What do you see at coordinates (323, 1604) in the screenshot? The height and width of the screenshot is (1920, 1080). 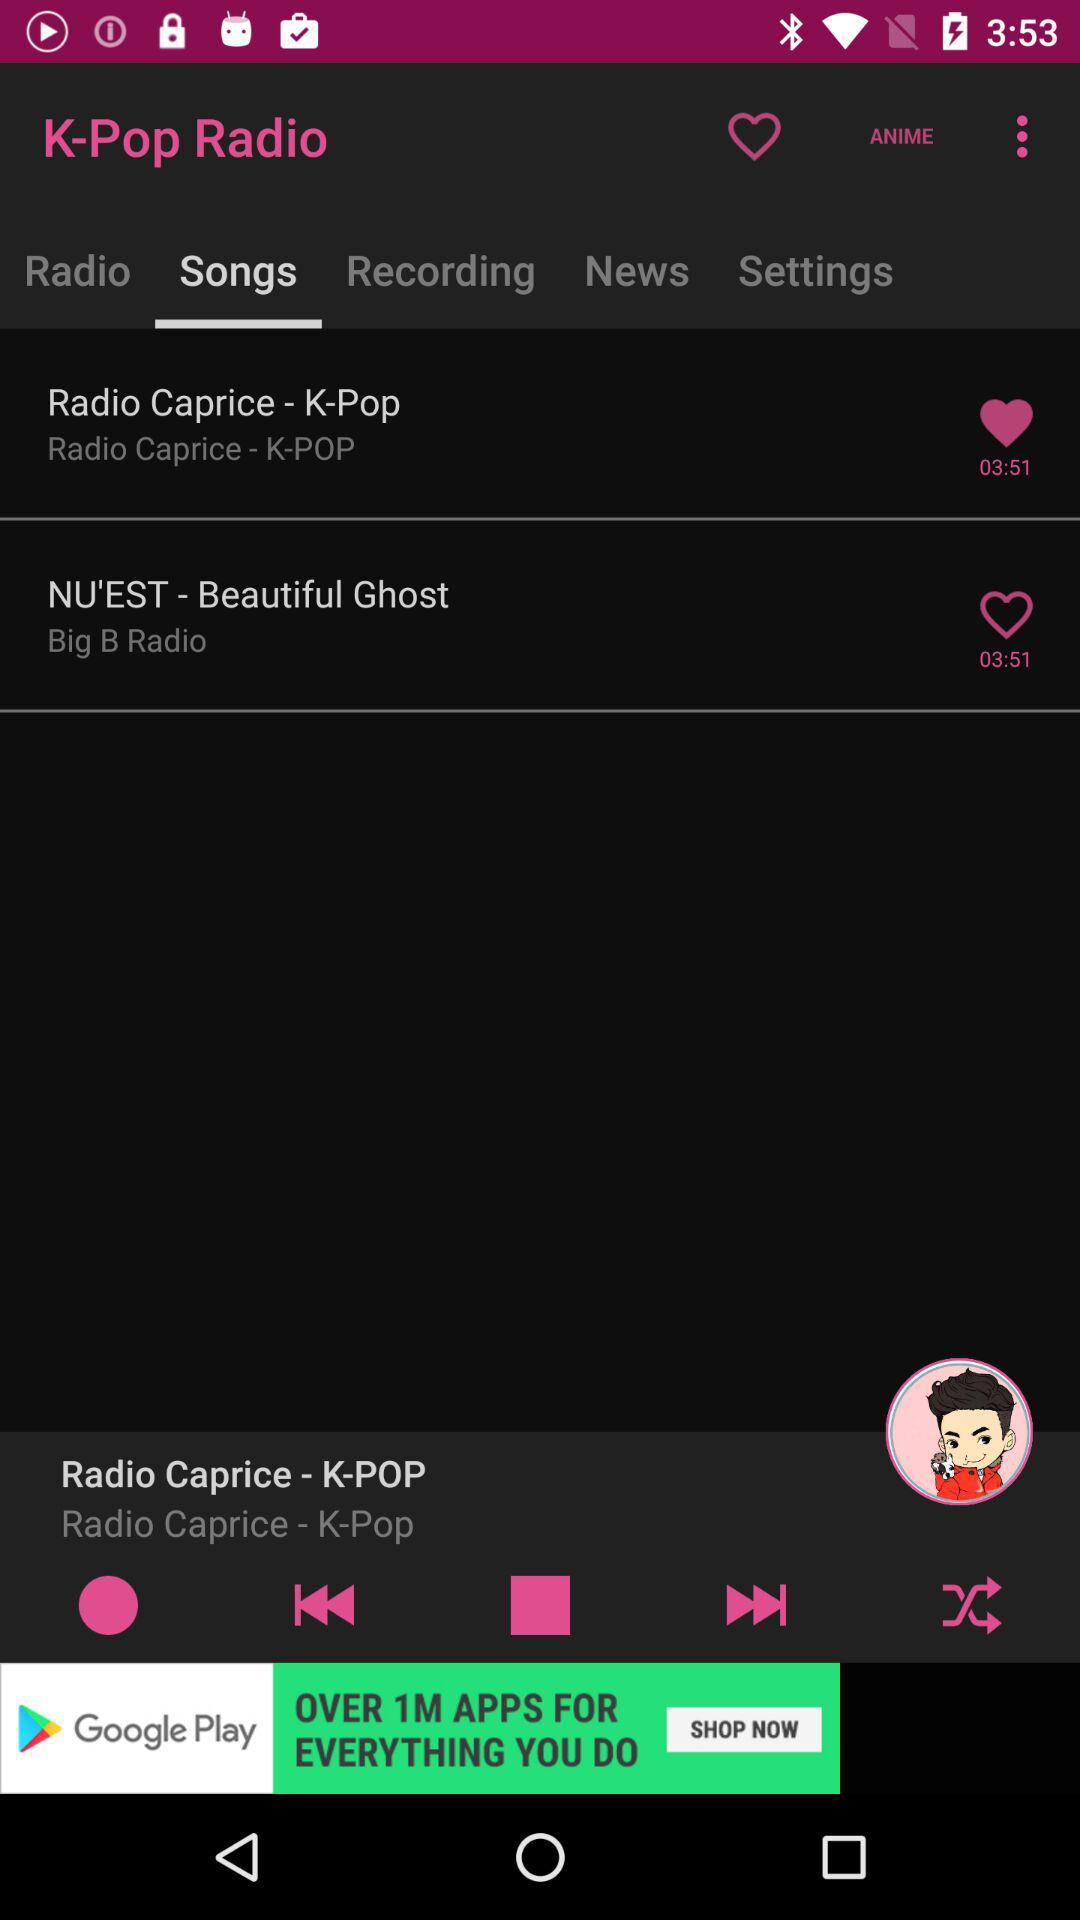 I see `rewind to beginning` at bounding box center [323, 1604].